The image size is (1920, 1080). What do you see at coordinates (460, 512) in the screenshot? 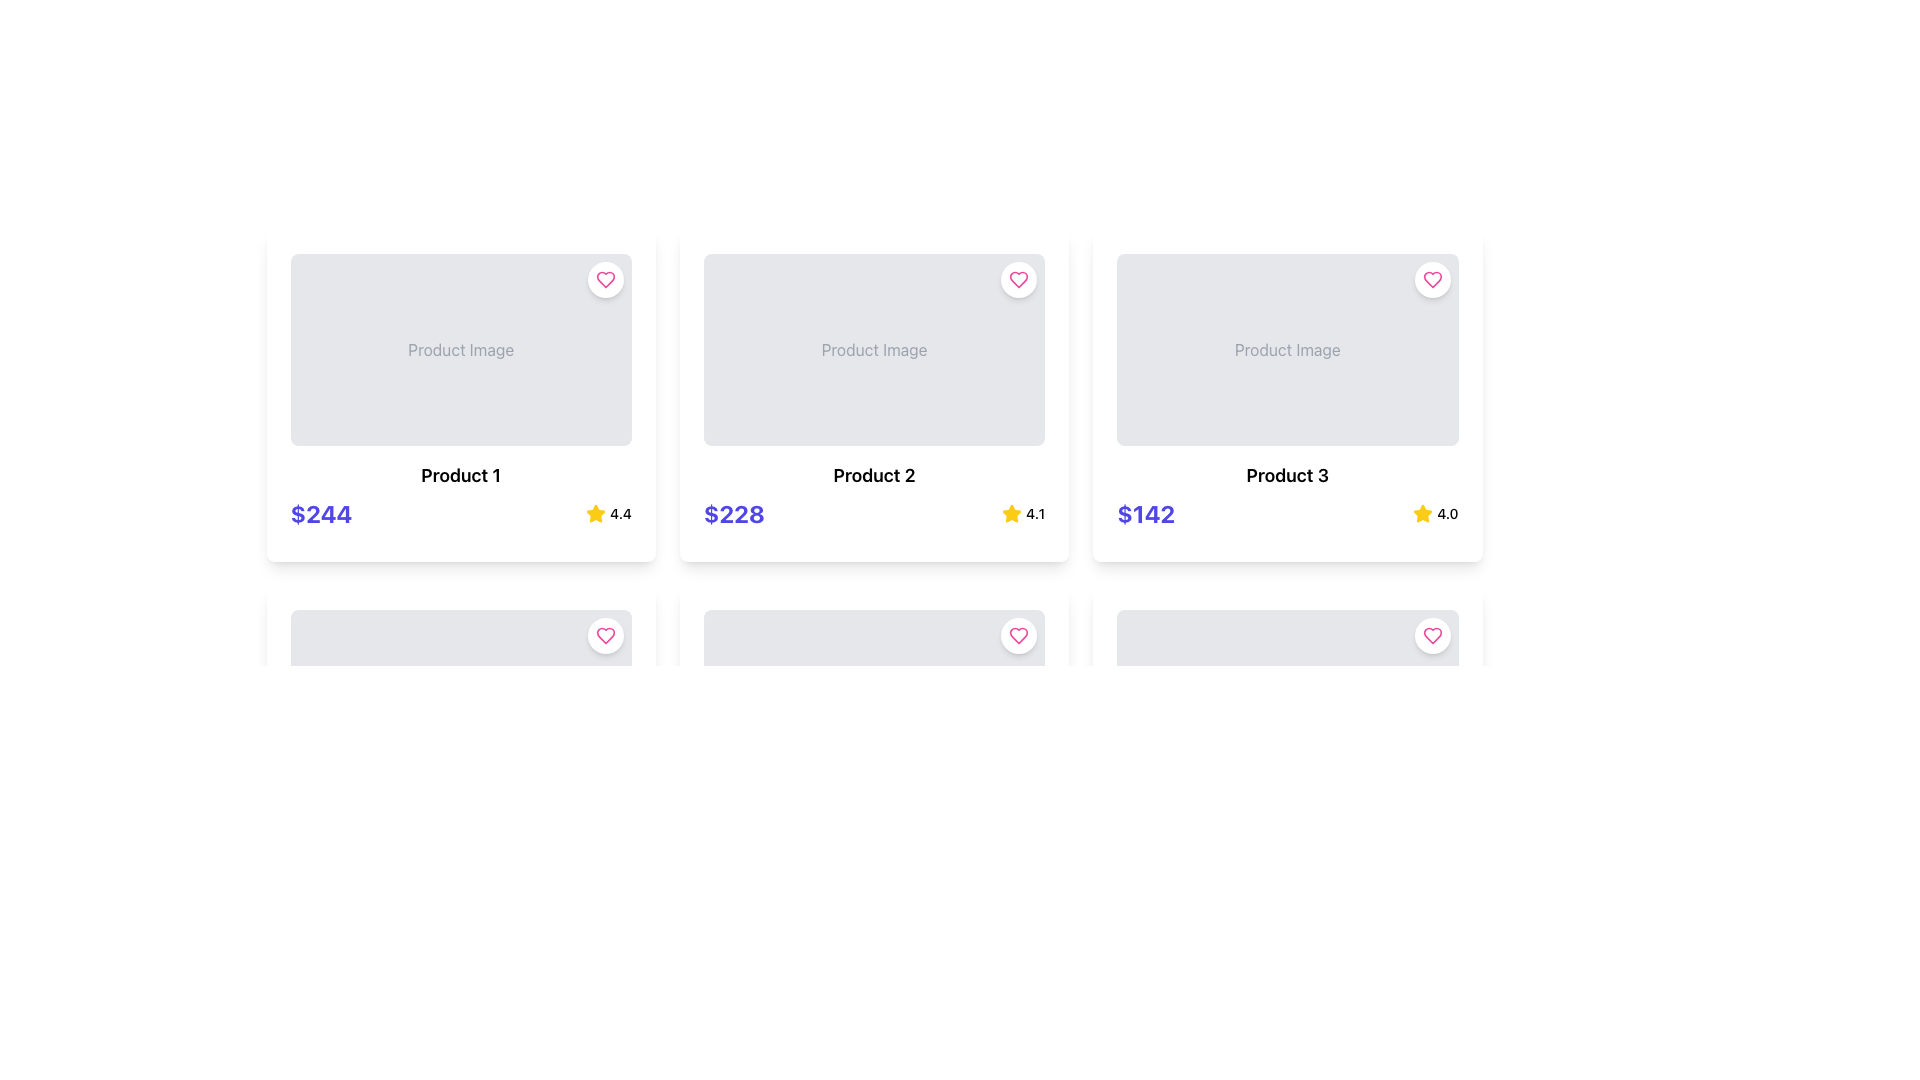
I see `the Information display element that shows the price '$244' and user rating '4.4' for 'Product 1'` at bounding box center [460, 512].